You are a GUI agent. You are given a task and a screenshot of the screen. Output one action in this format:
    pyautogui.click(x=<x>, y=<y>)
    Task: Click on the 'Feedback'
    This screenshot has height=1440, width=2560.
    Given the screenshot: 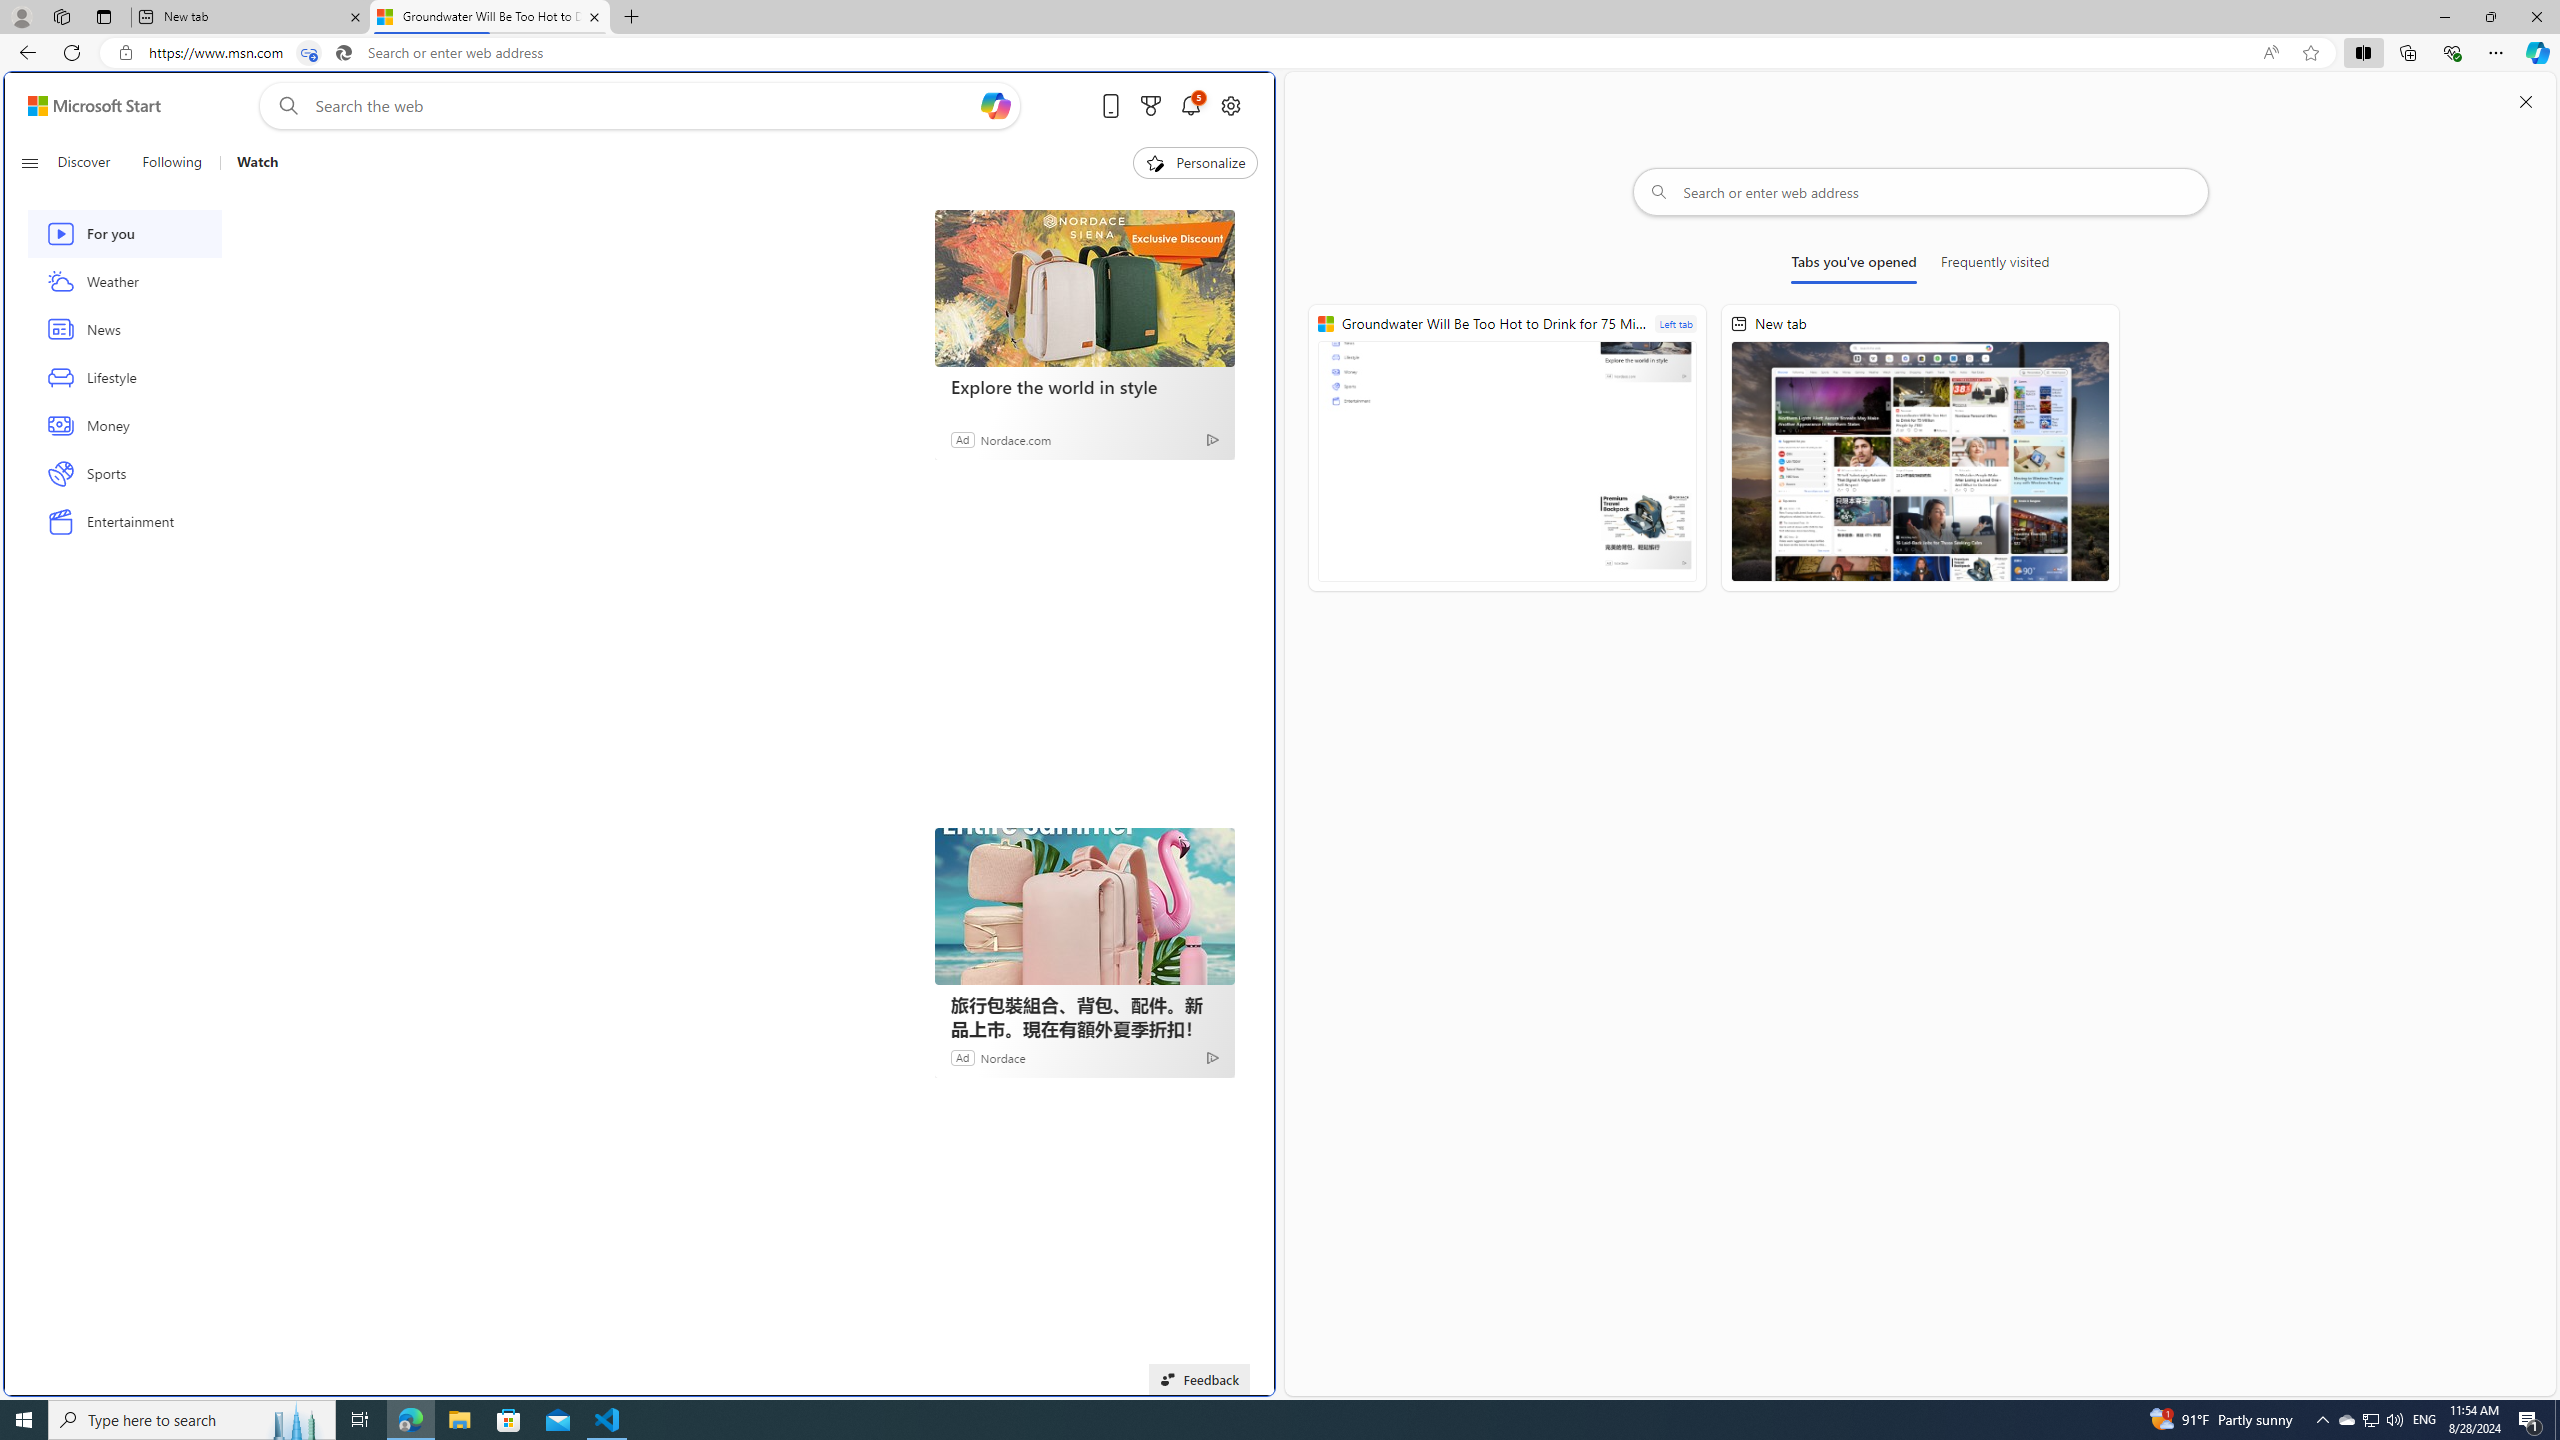 What is the action you would take?
    pyautogui.click(x=1198, y=1378)
    